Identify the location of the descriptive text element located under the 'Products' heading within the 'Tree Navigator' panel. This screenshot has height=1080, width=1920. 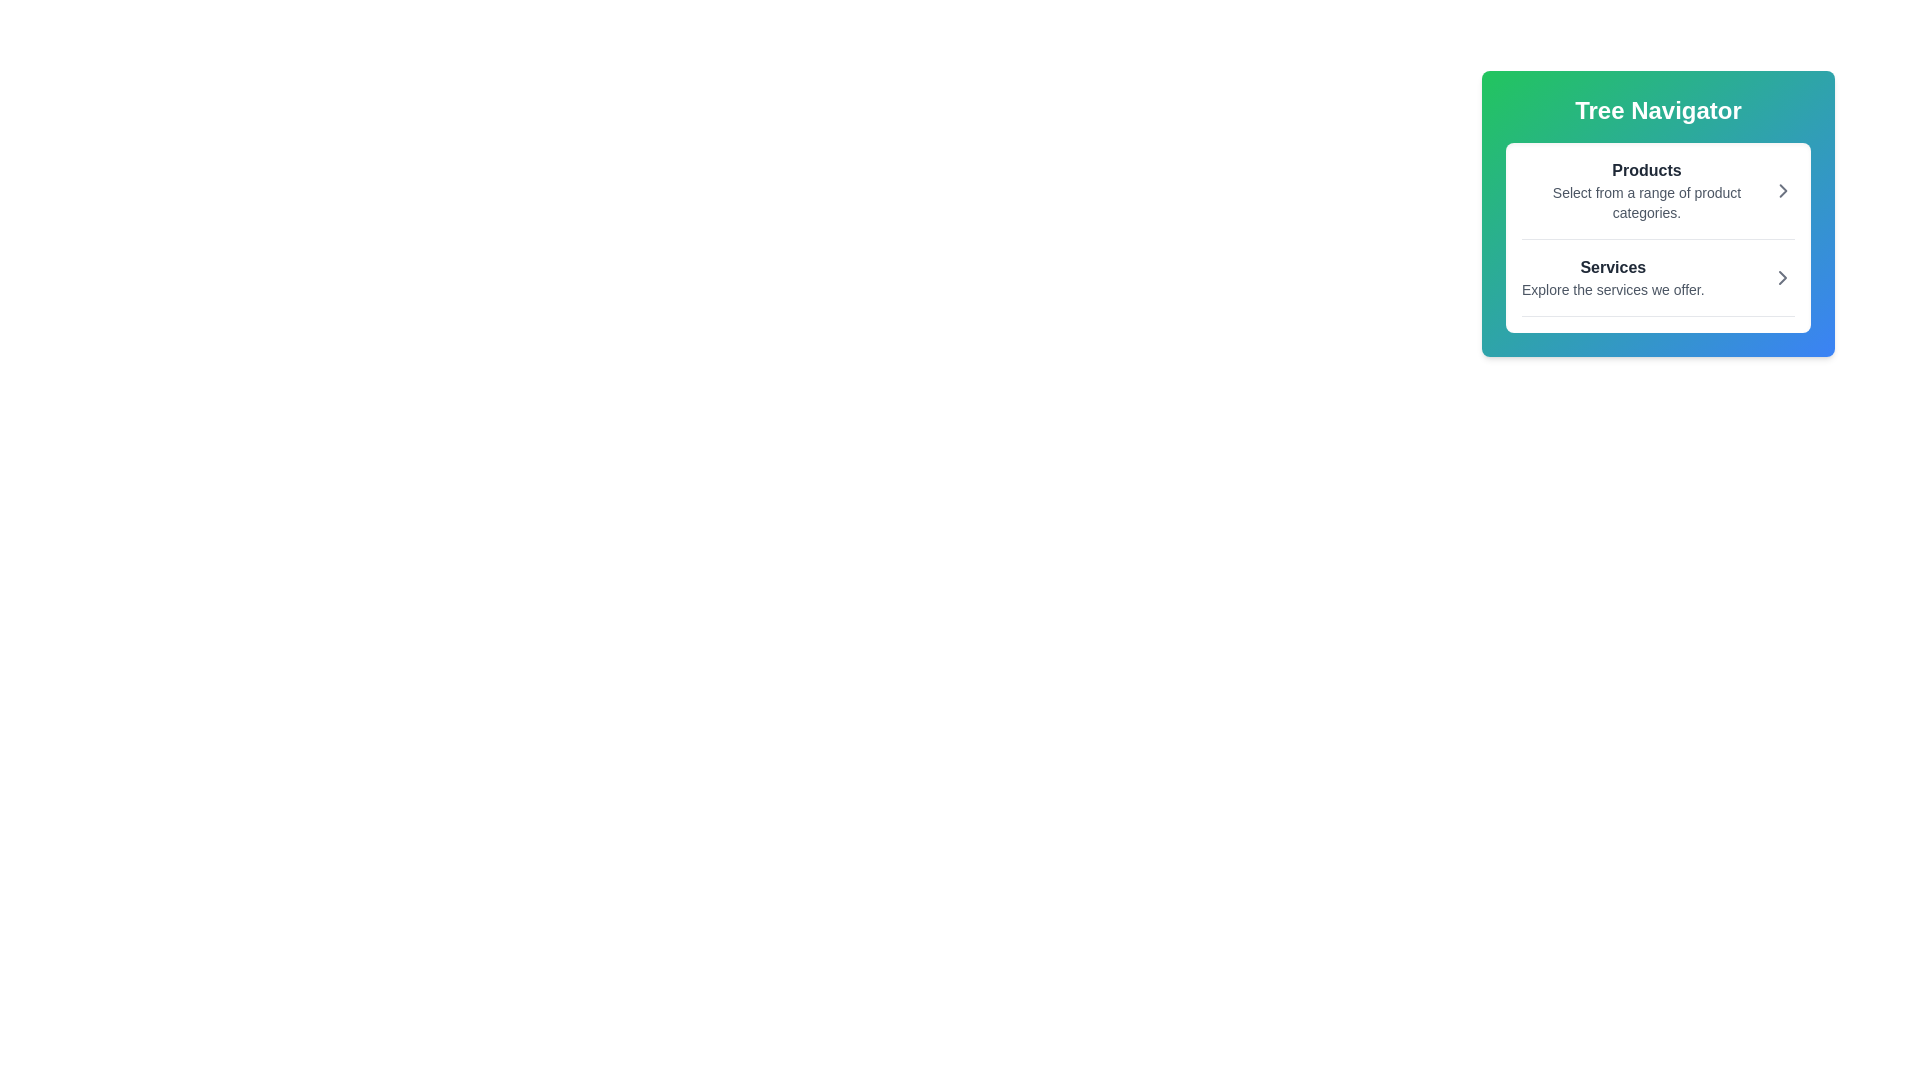
(1646, 203).